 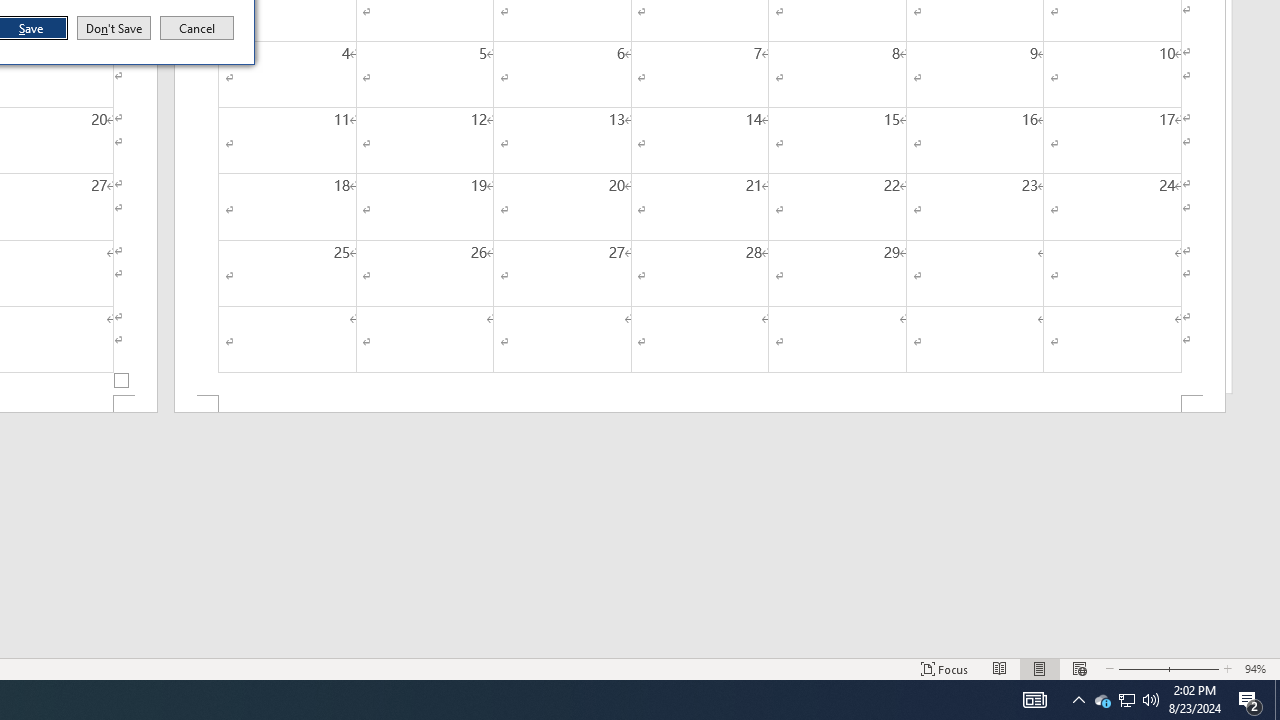 I want to click on 'Notification Chevron', so click(x=1078, y=698).